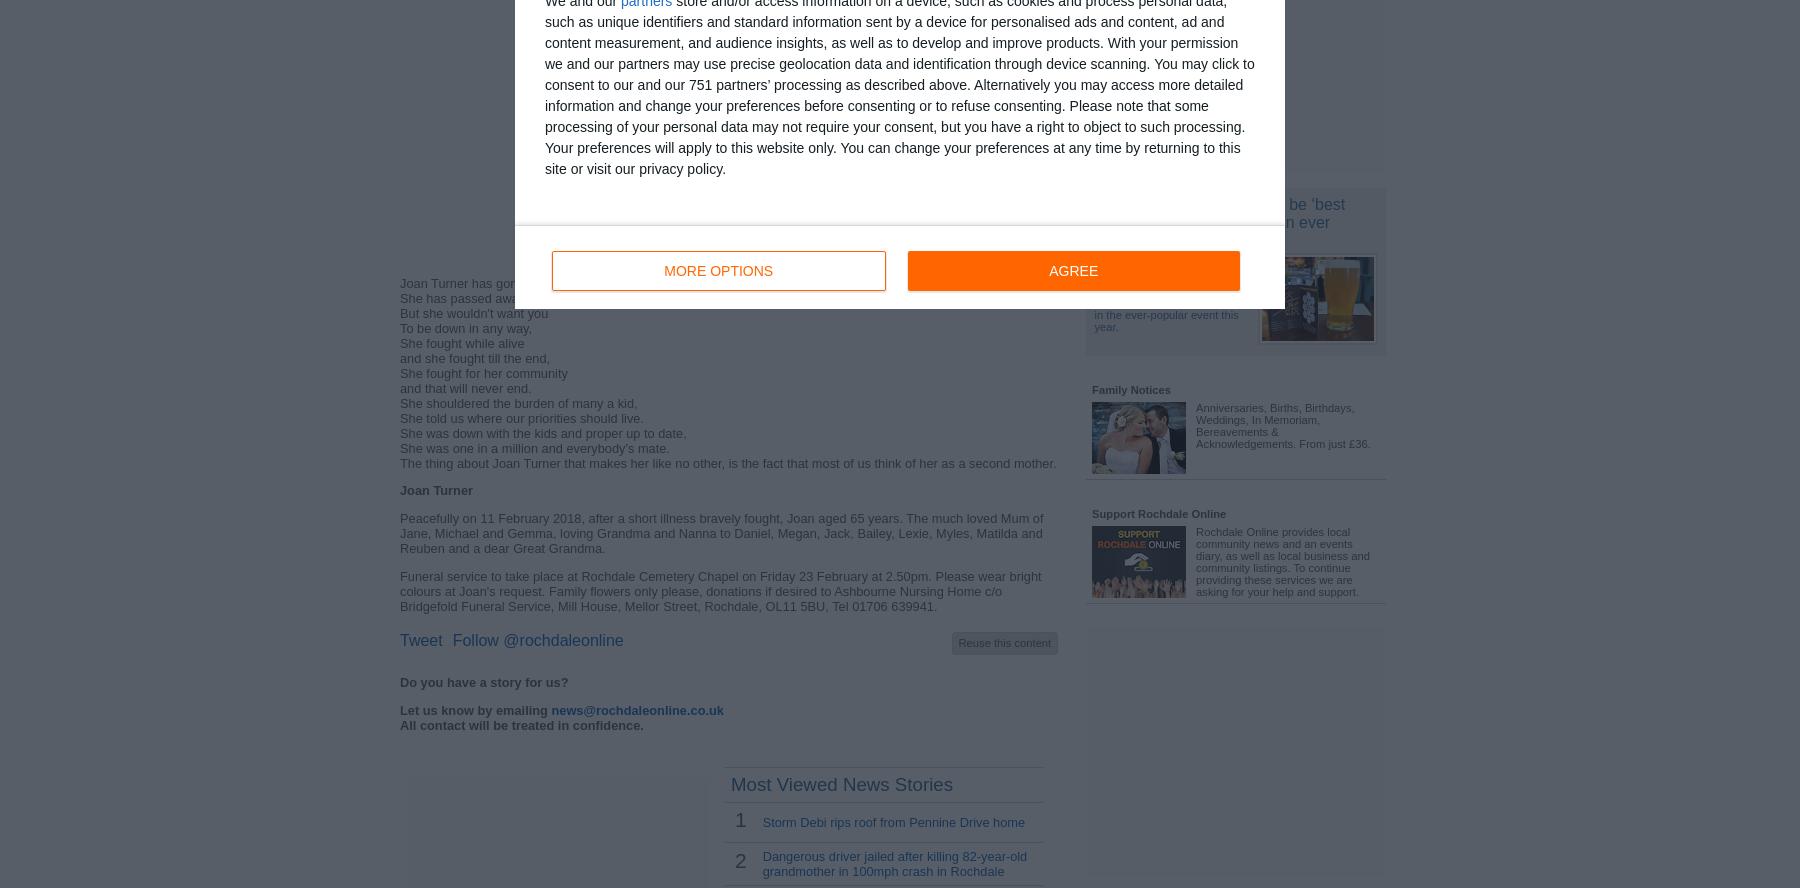  What do you see at coordinates (738, 818) in the screenshot?
I see `'1'` at bounding box center [738, 818].